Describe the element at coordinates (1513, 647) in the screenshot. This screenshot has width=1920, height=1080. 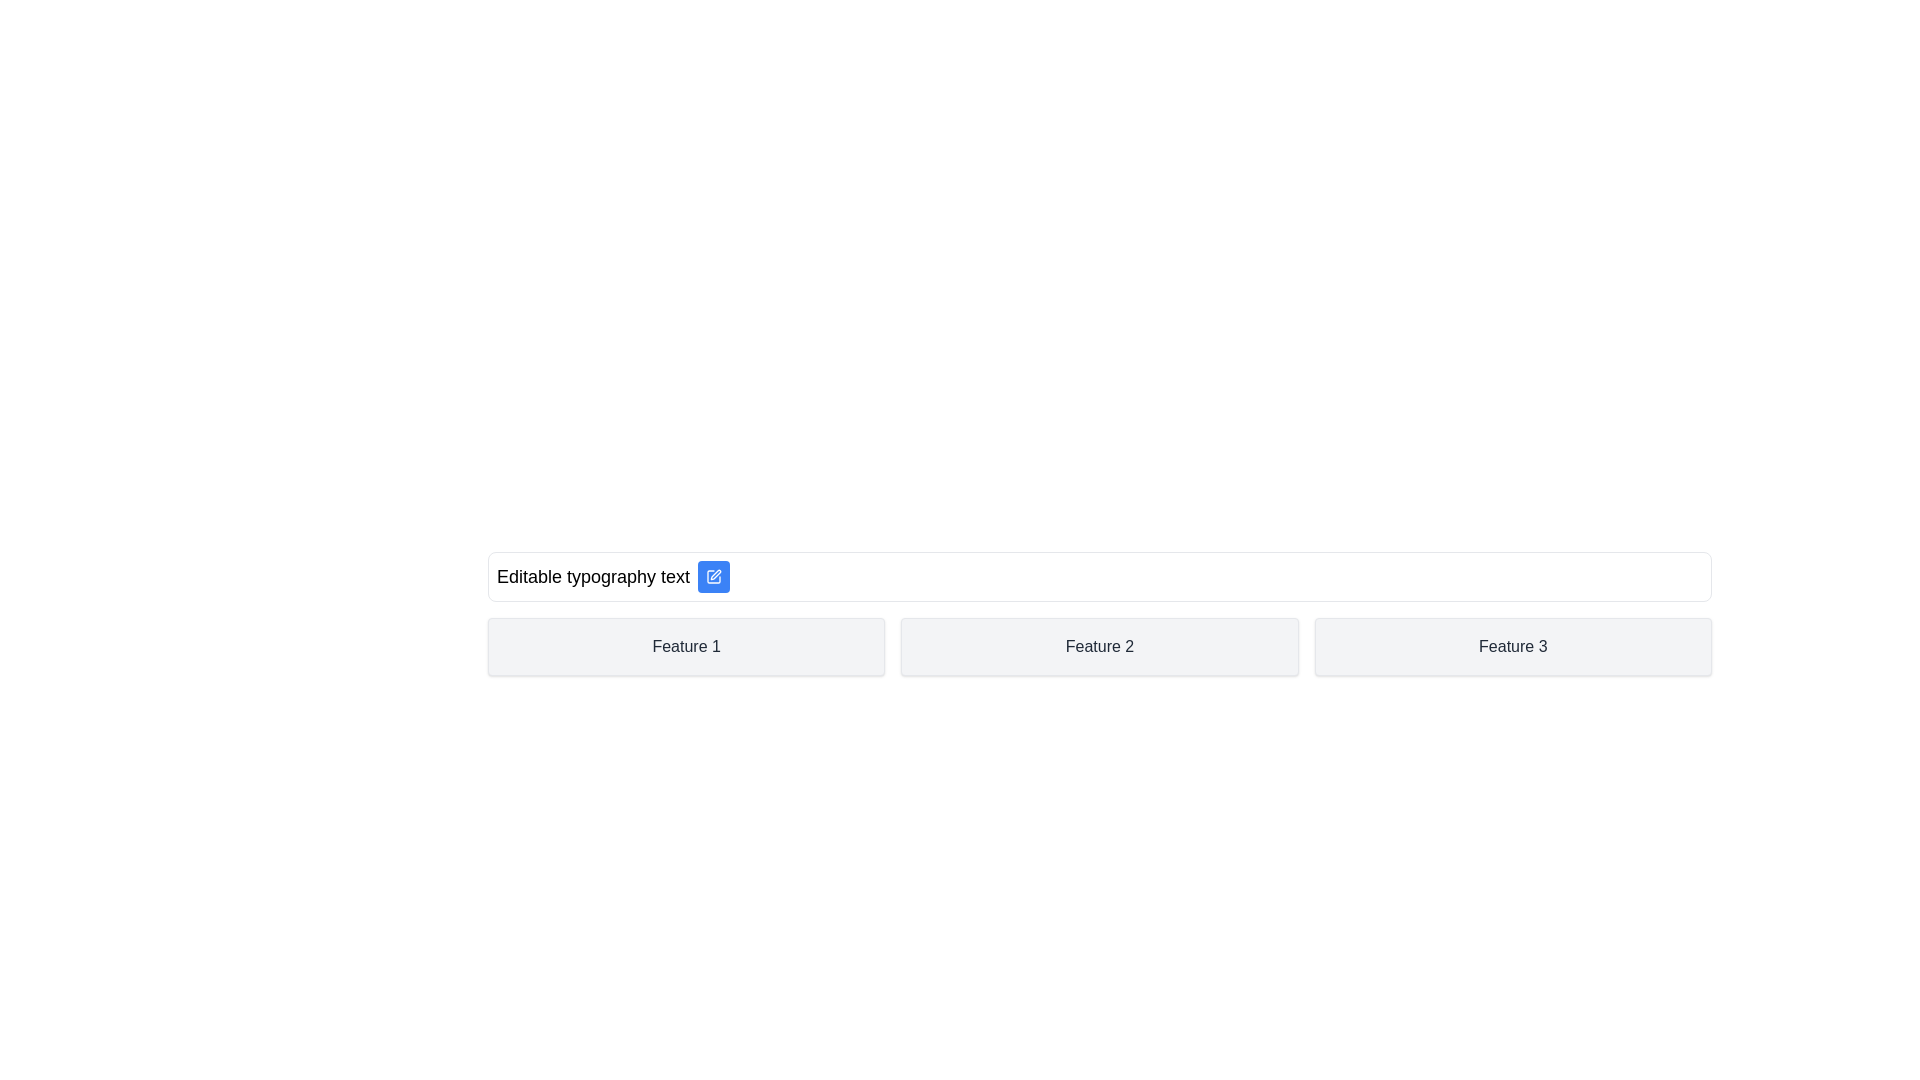
I see `text label 'Feature 3' located within the button on the far right of the horizontal row of buttons` at that location.